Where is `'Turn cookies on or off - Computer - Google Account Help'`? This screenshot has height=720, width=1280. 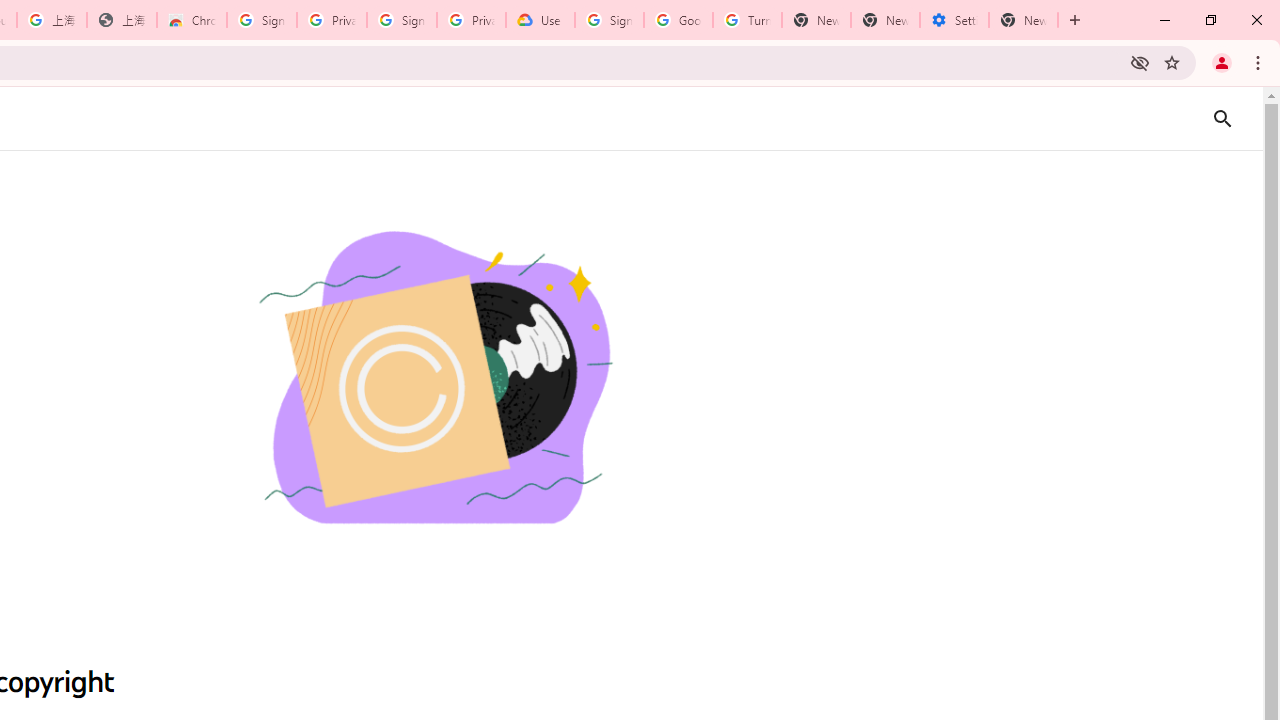
'Turn cookies on or off - Computer - Google Account Help' is located at coordinates (746, 20).